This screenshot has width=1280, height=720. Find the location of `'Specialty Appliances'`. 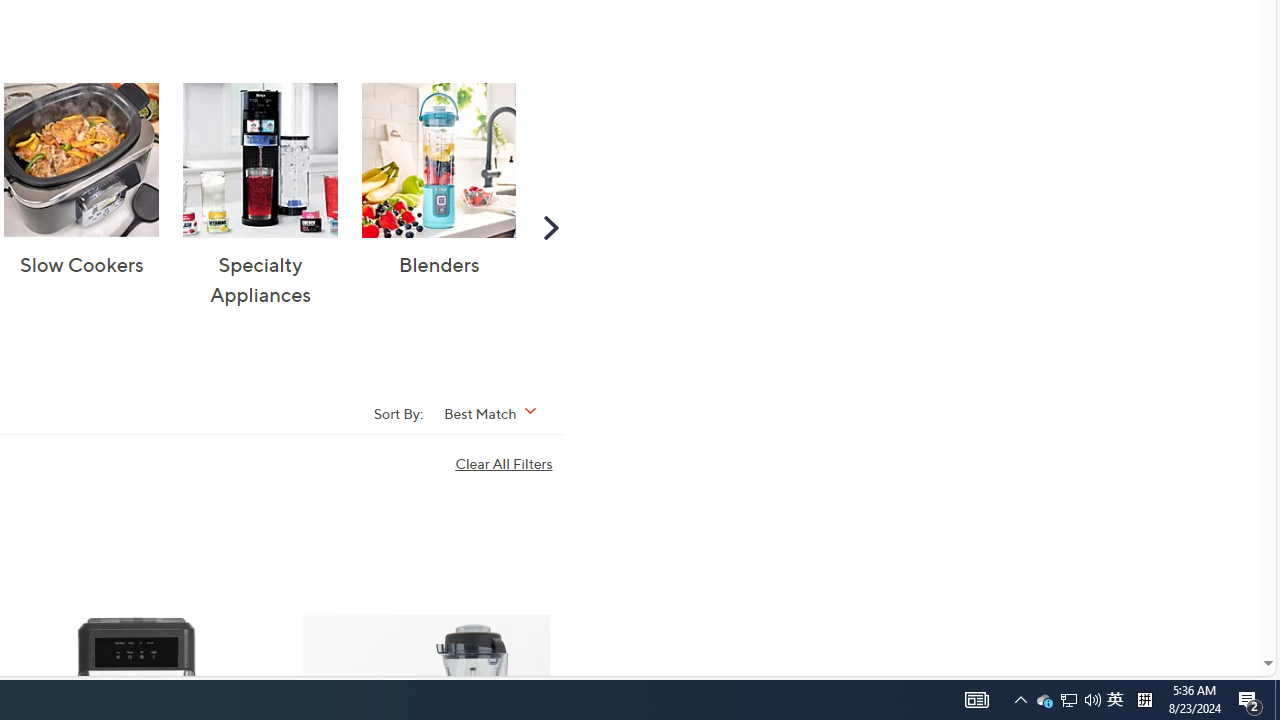

'Specialty Appliances' is located at coordinates (259, 159).